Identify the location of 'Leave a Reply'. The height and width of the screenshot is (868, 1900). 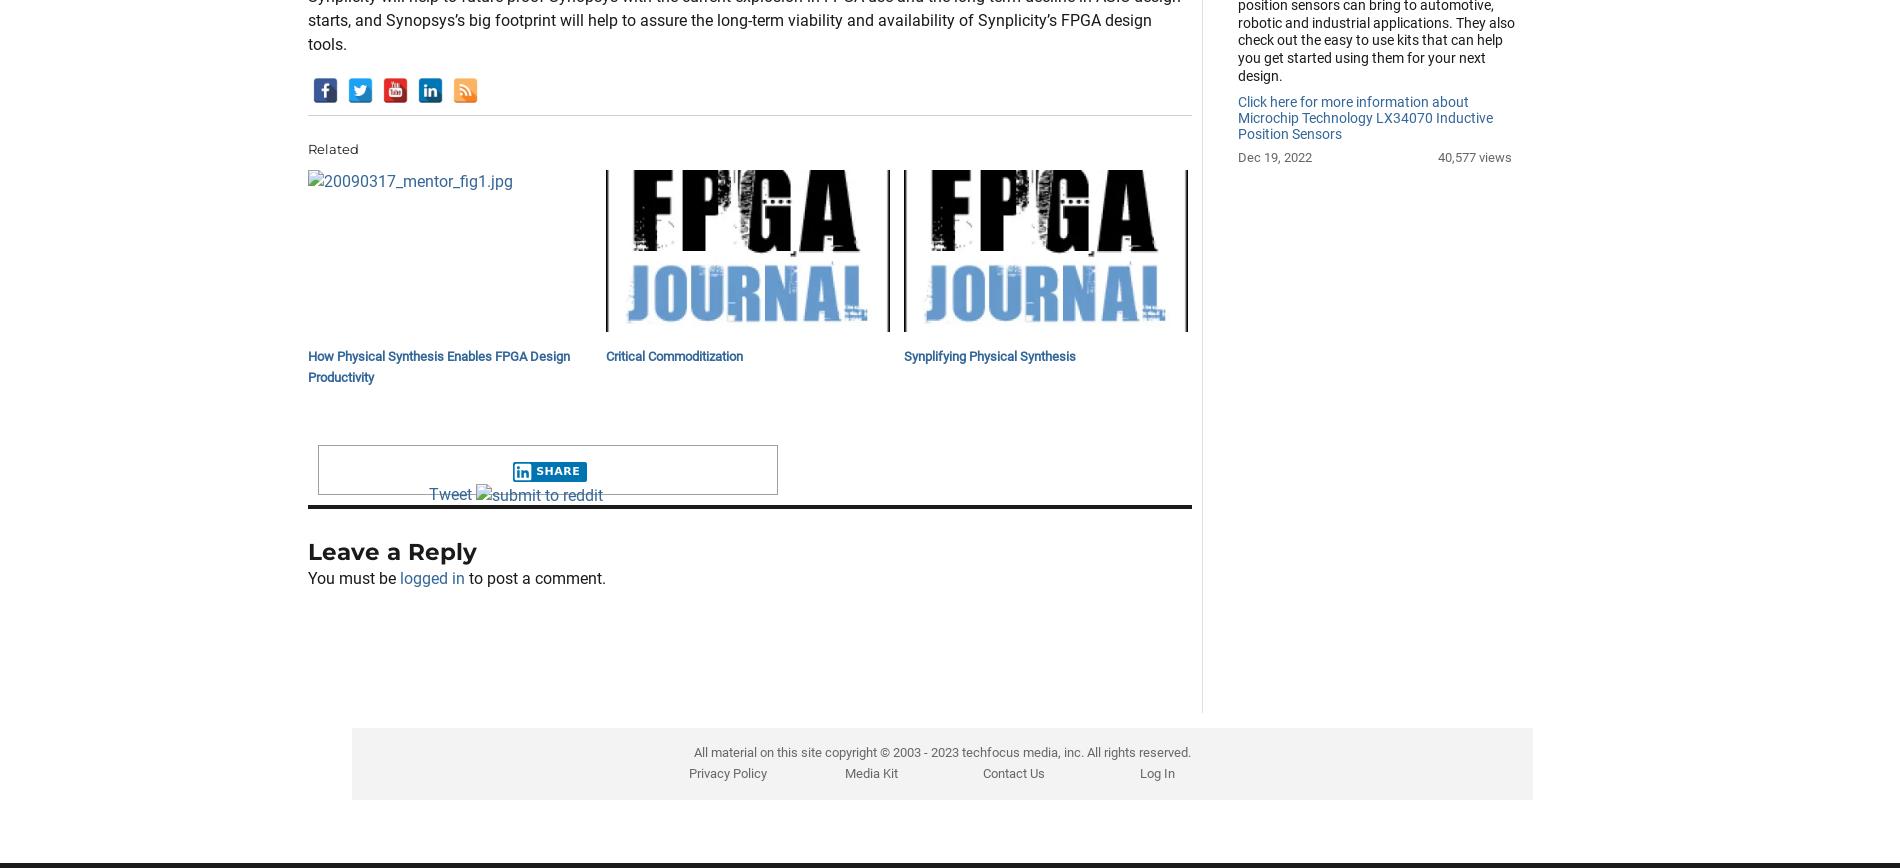
(306, 652).